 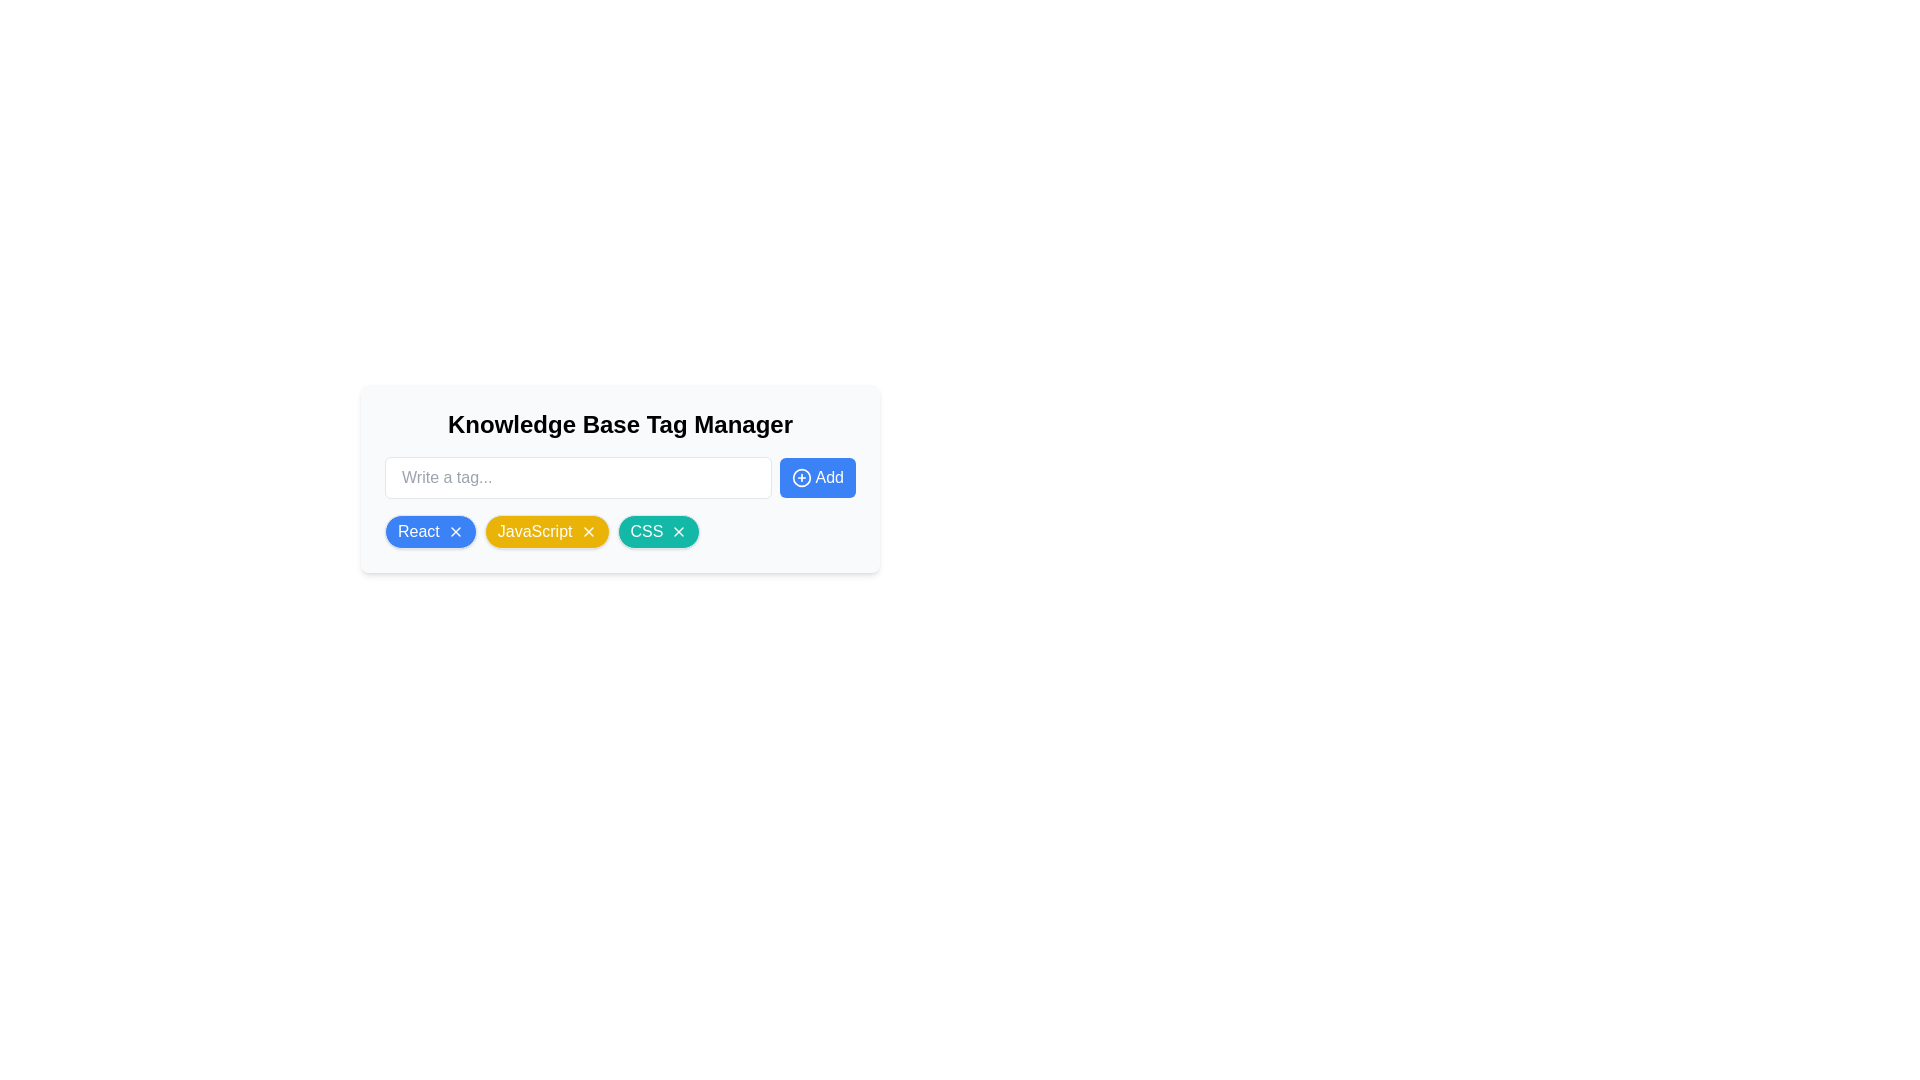 I want to click on the blue rectangular button with rounded corners that has a white plus icon and the text 'Add', so click(x=817, y=478).